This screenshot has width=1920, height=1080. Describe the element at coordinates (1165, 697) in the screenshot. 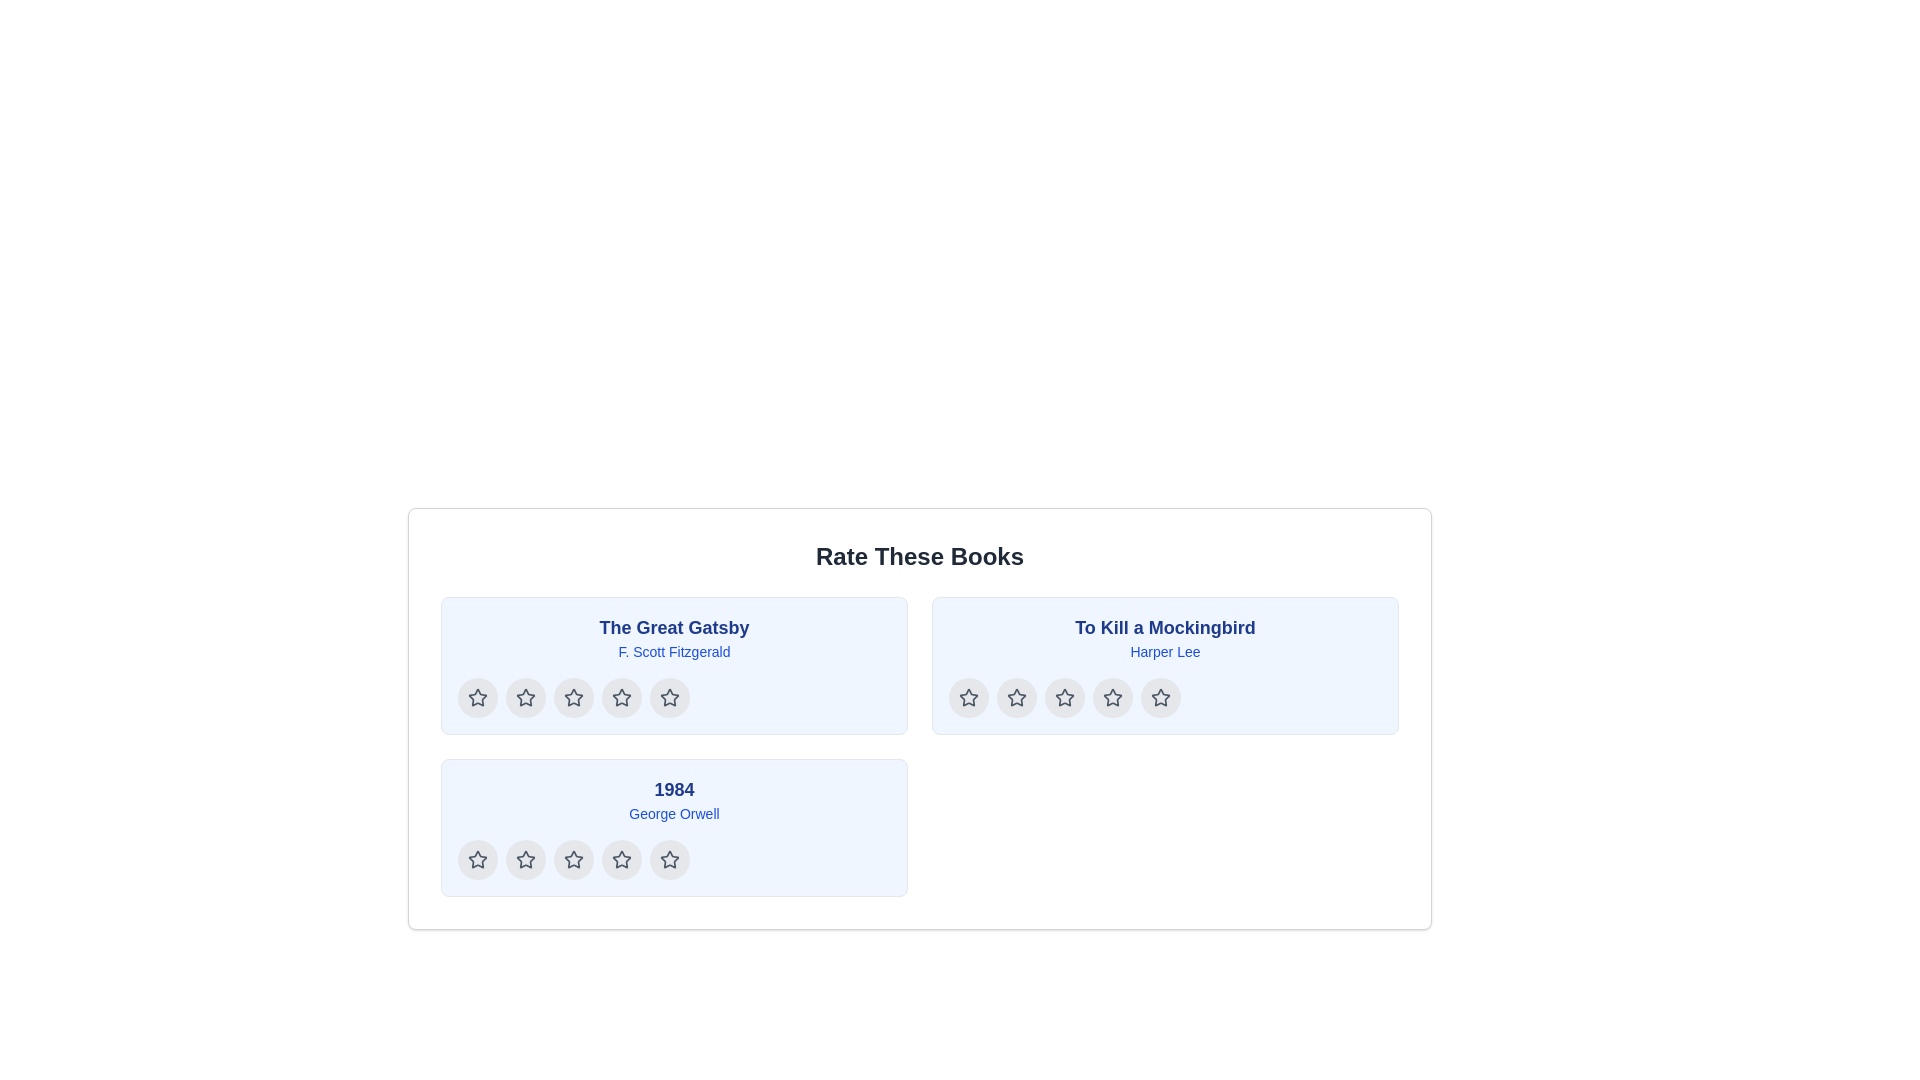

I see `the star icon in the rating component for the book 'To Kill a Mockingbird'` at that location.